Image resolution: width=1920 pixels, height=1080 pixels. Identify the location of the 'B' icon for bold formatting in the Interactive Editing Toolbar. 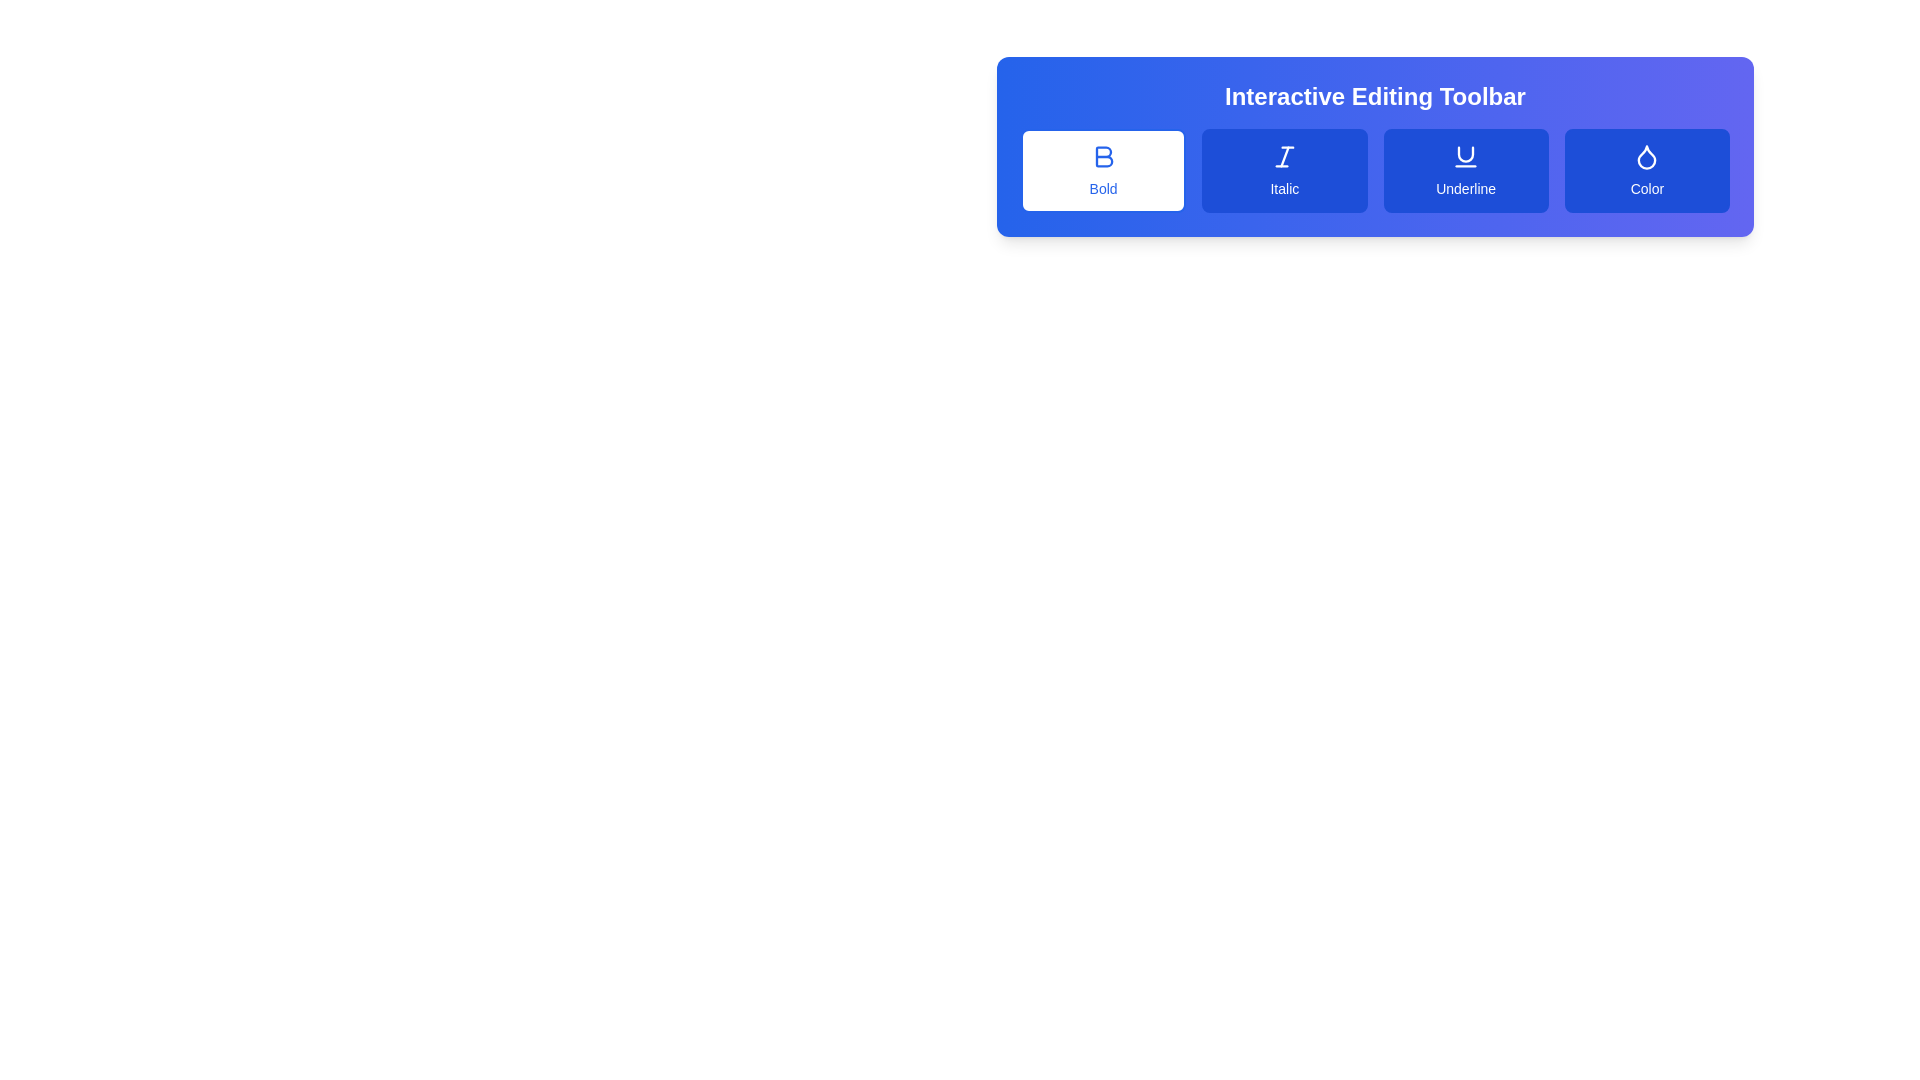
(1102, 156).